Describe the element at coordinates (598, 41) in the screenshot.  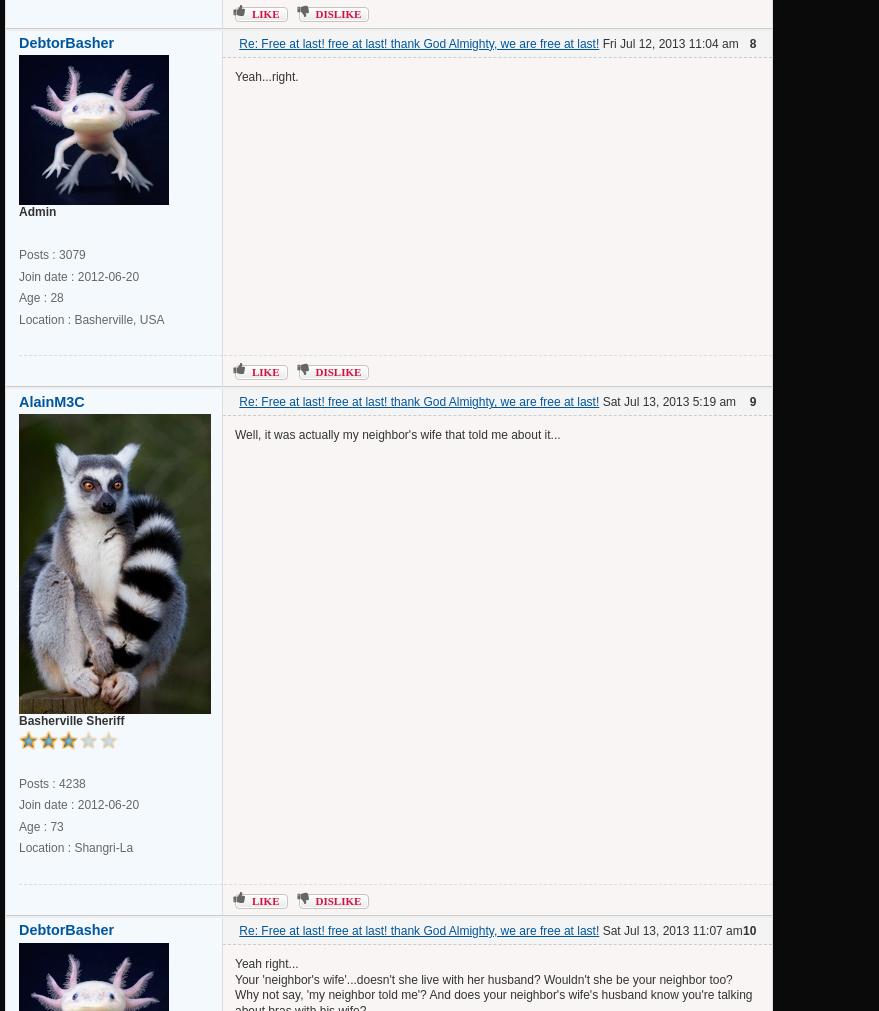
I see `'Fri Jul 12, 2013 11:04 am'` at that location.